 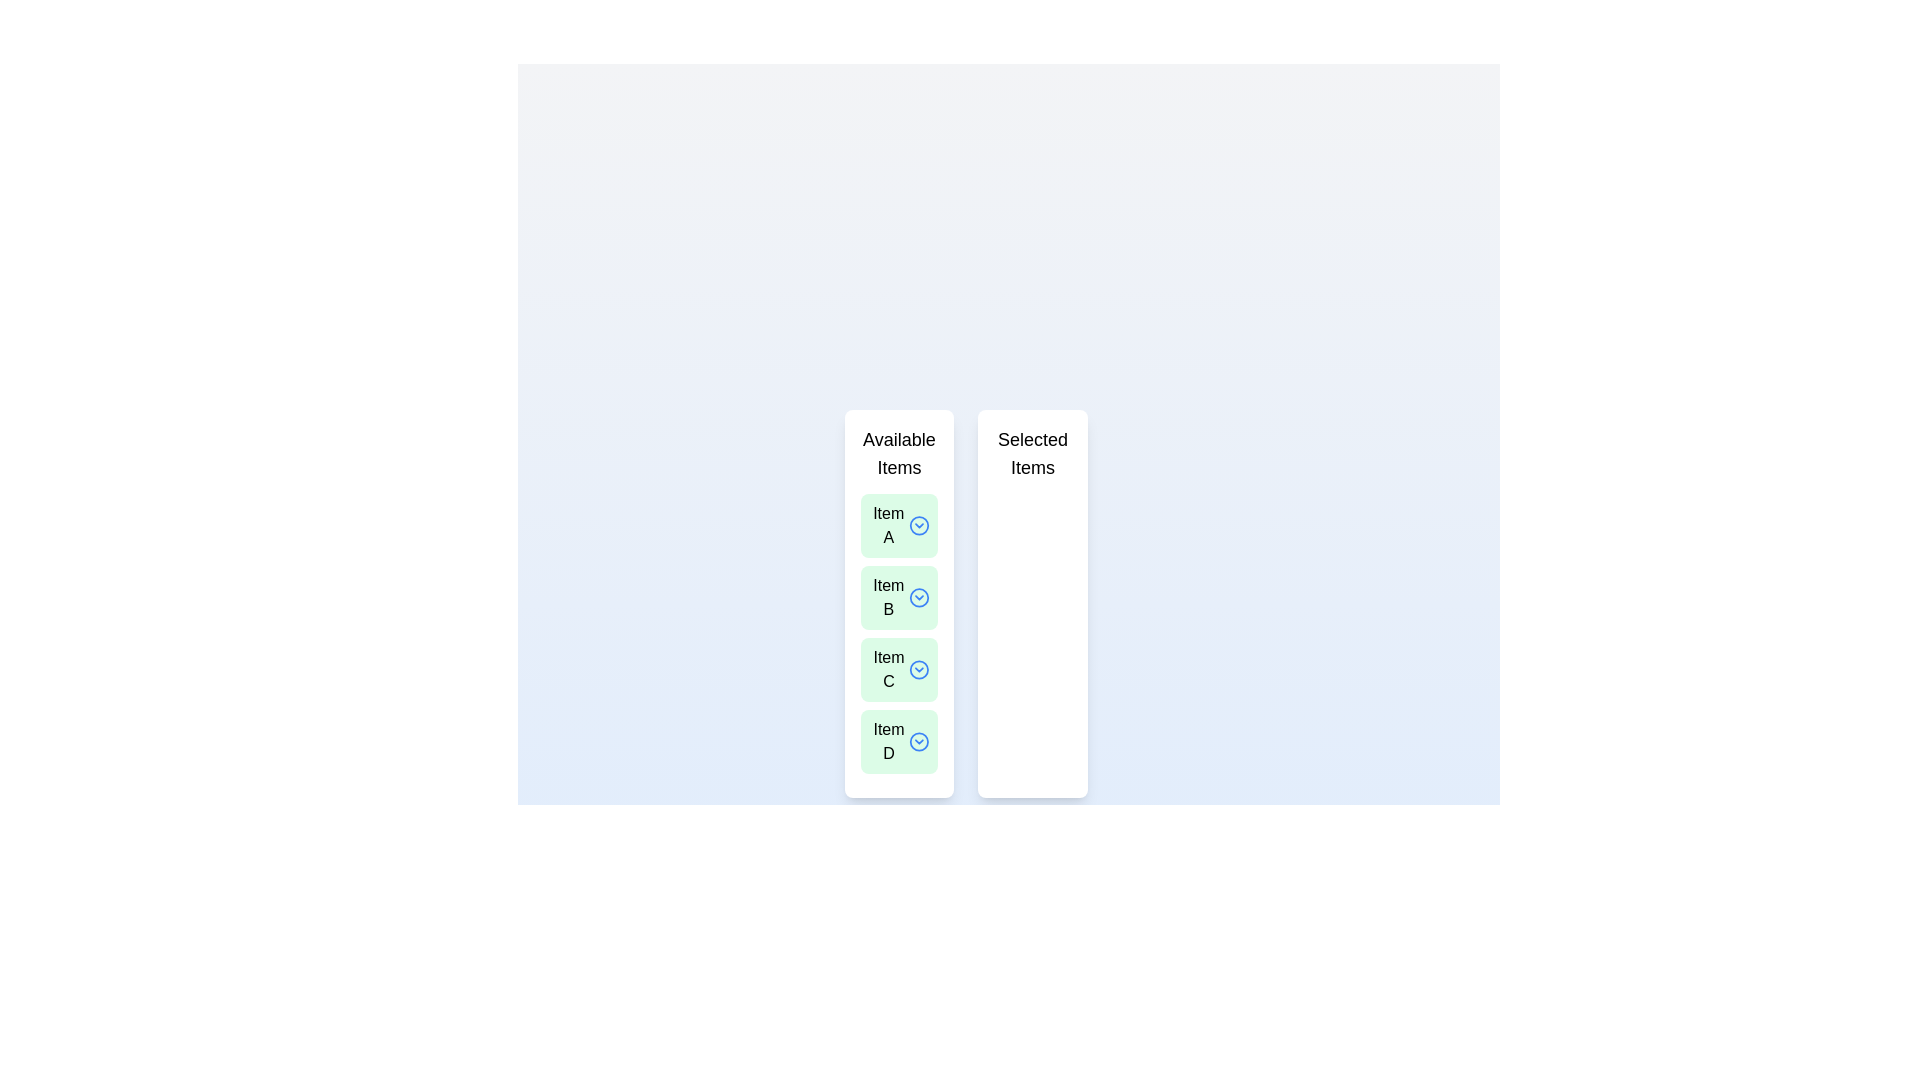 I want to click on the down arrow icon next to Item C in the 'Available Items' list to transfer it to 'Selected Items', so click(x=918, y=670).